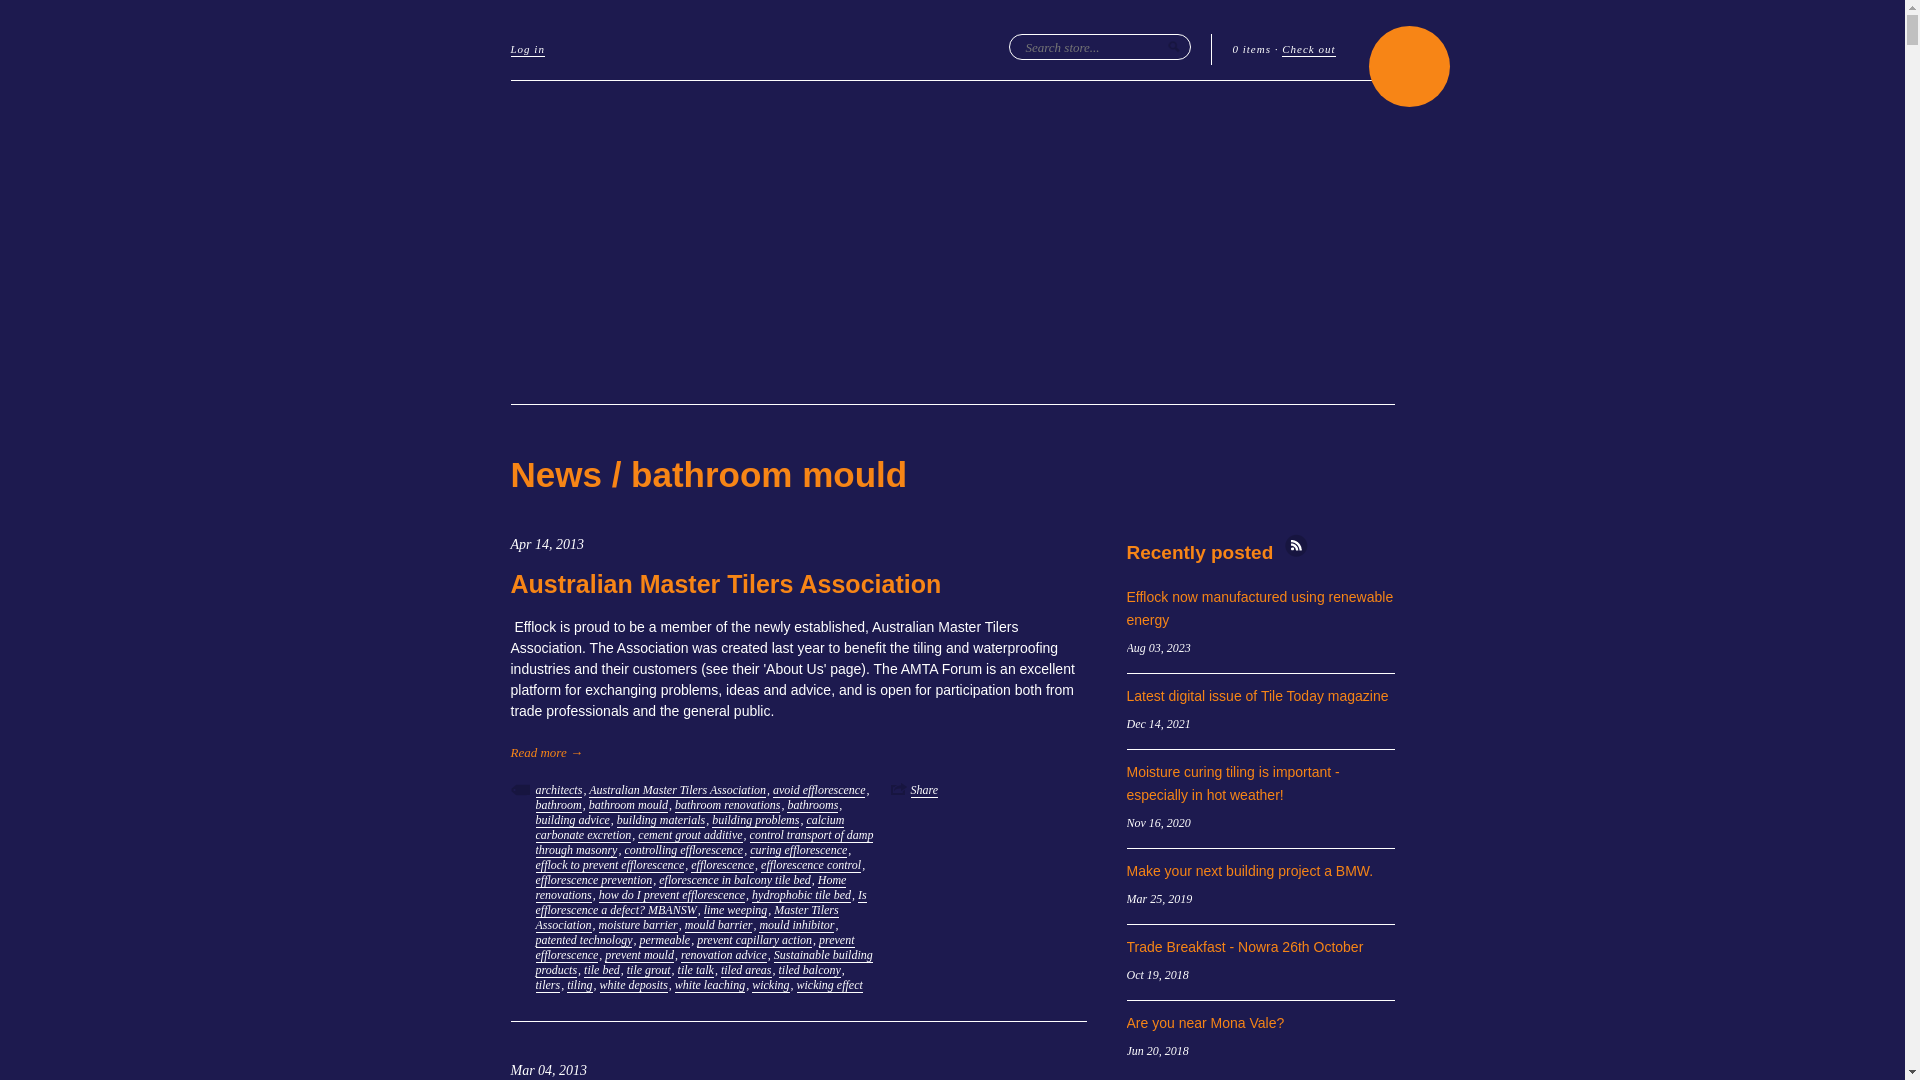  What do you see at coordinates (536, 879) in the screenshot?
I see `'efflorescence prevention'` at bounding box center [536, 879].